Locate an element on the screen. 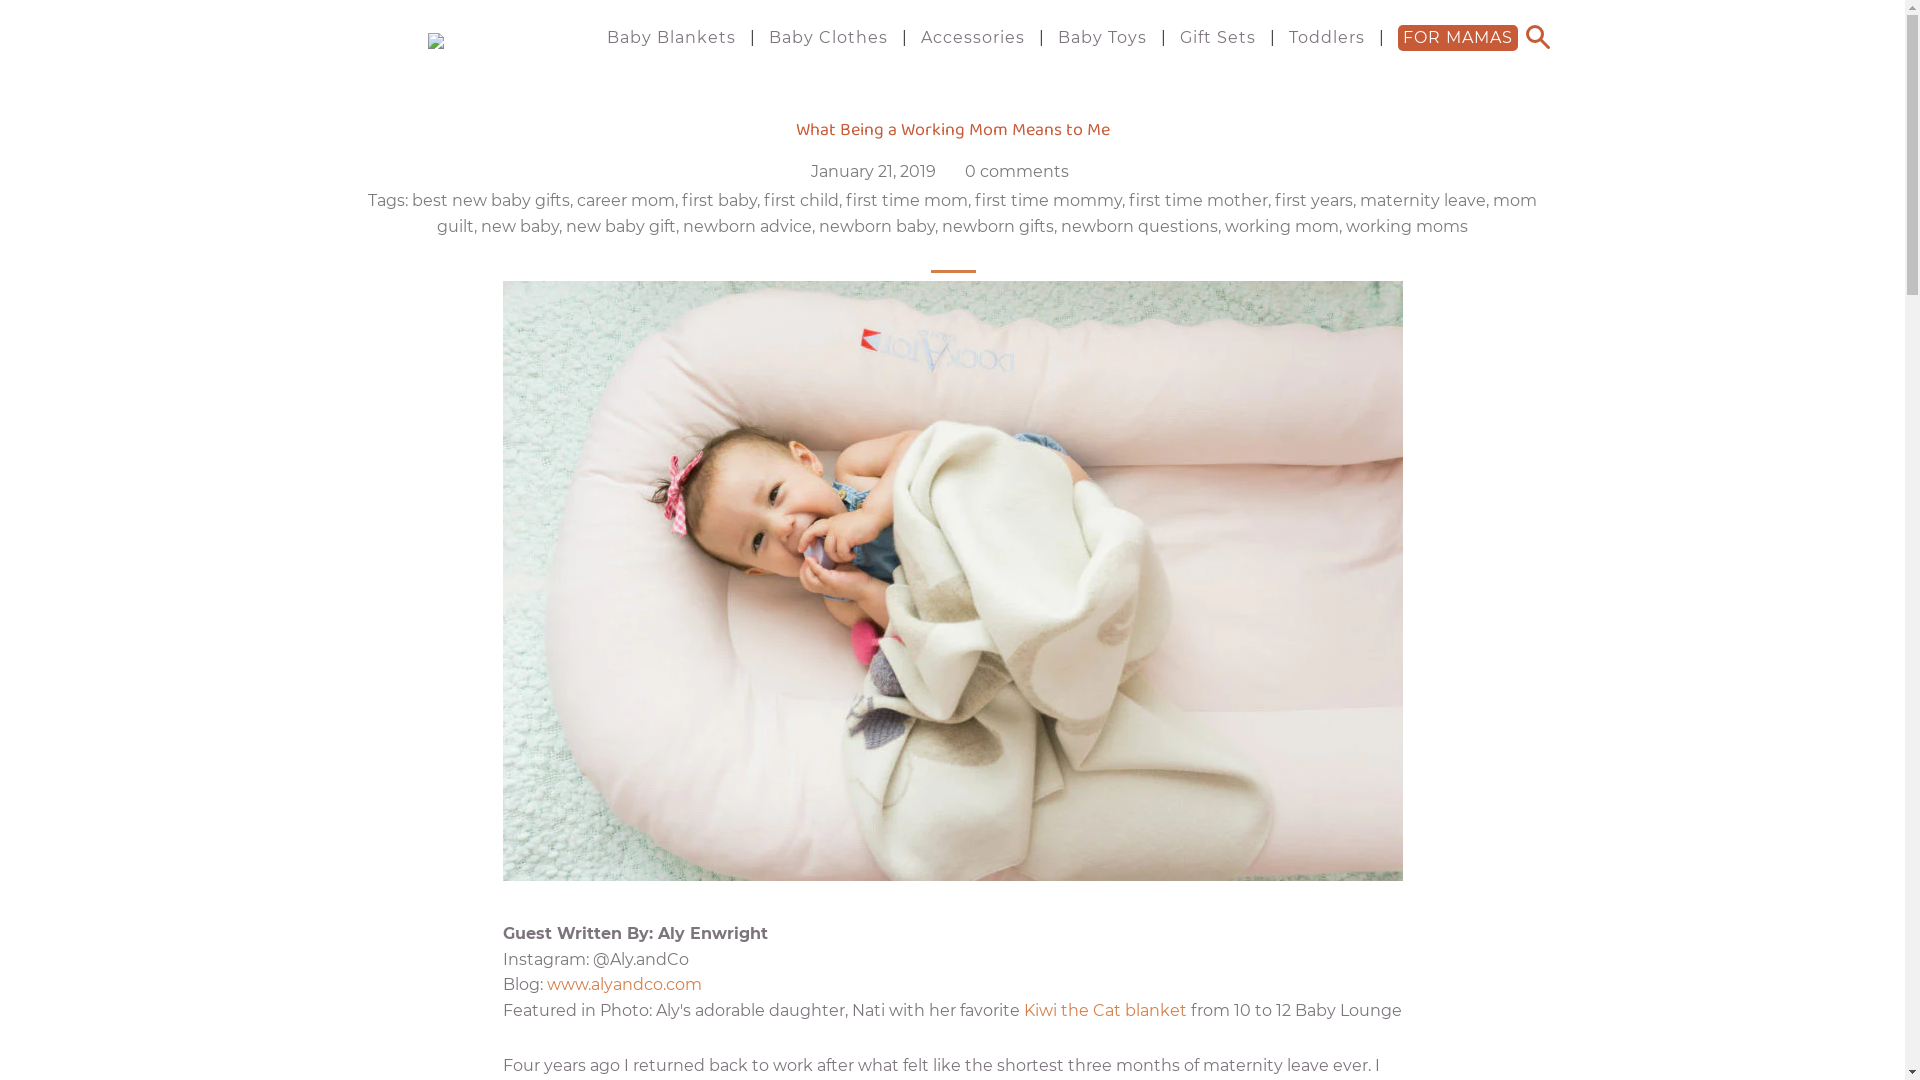 The width and height of the screenshot is (1920, 1080). 'newborn baby' is located at coordinates (819, 225).